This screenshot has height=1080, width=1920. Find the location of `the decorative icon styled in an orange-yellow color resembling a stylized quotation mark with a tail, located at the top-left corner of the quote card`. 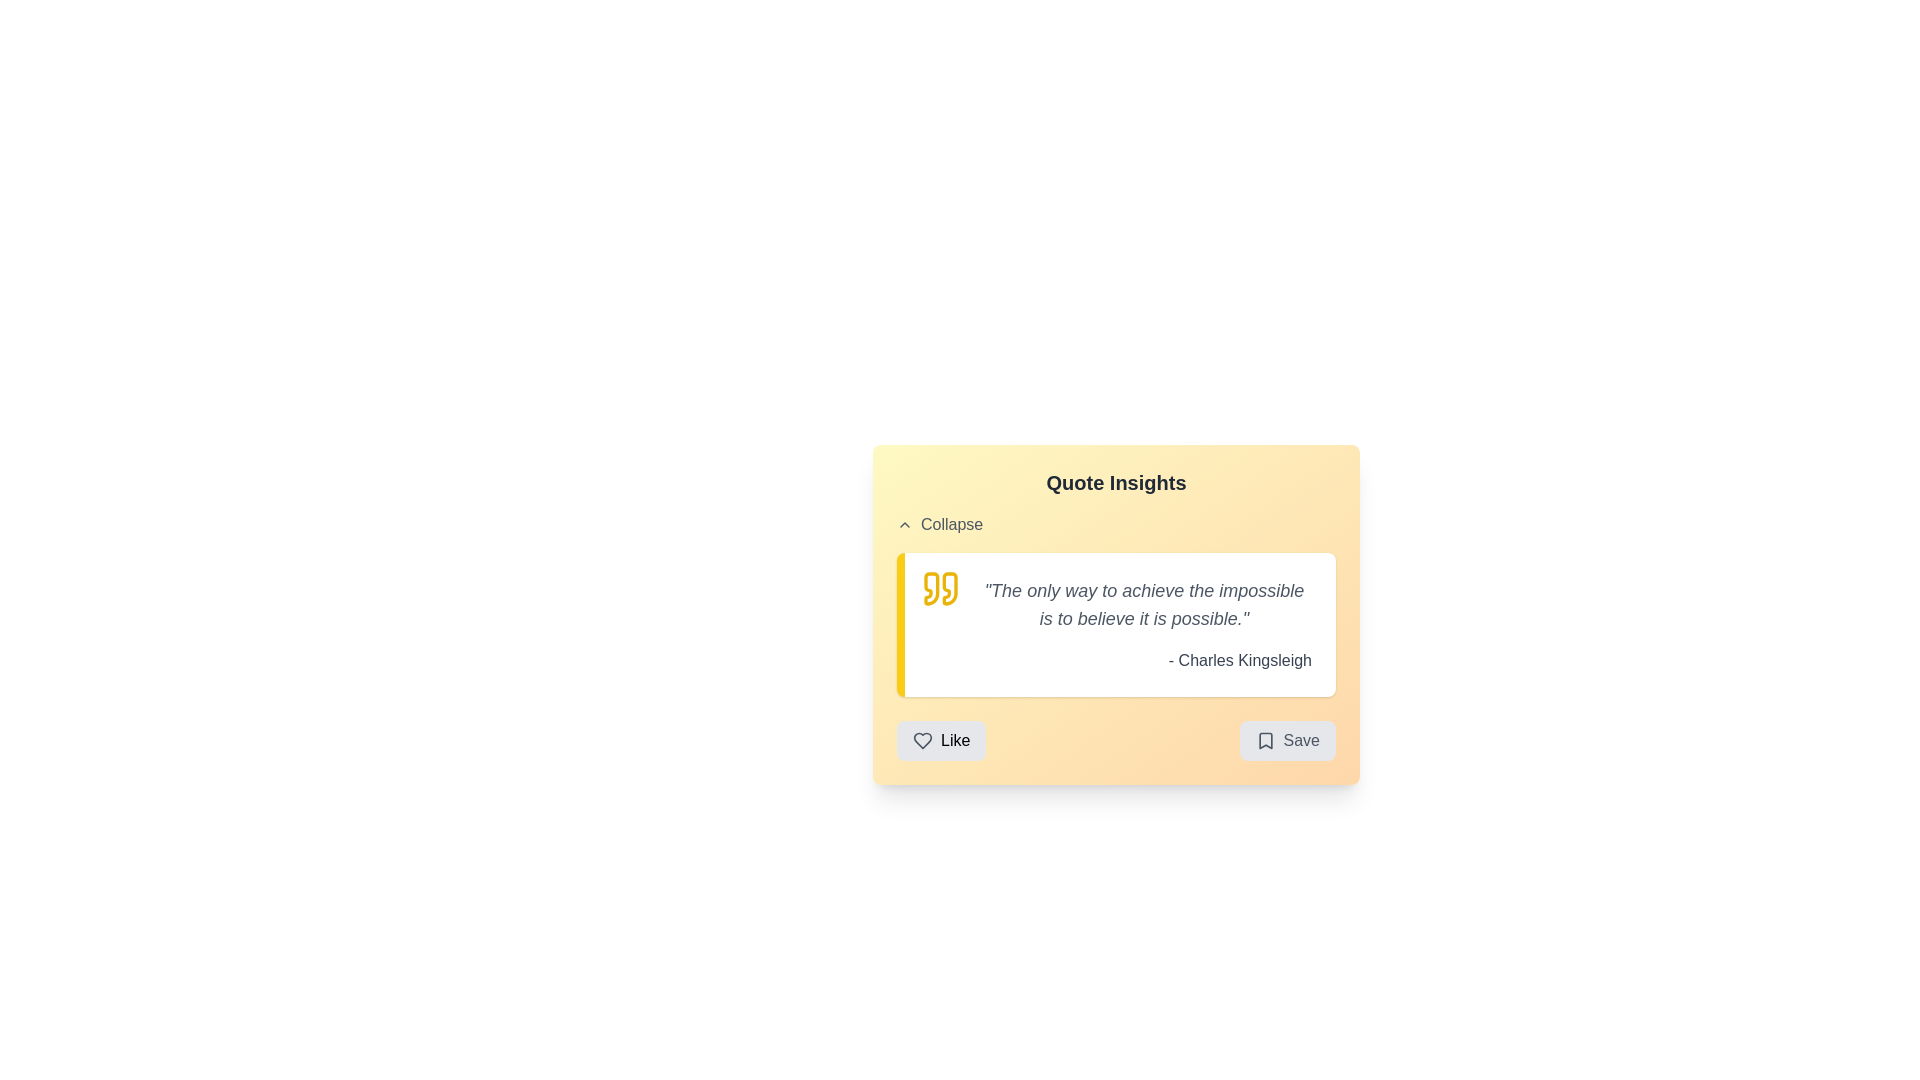

the decorative icon styled in an orange-yellow color resembling a stylized quotation mark with a tail, located at the top-left corner of the quote card is located at coordinates (930, 588).